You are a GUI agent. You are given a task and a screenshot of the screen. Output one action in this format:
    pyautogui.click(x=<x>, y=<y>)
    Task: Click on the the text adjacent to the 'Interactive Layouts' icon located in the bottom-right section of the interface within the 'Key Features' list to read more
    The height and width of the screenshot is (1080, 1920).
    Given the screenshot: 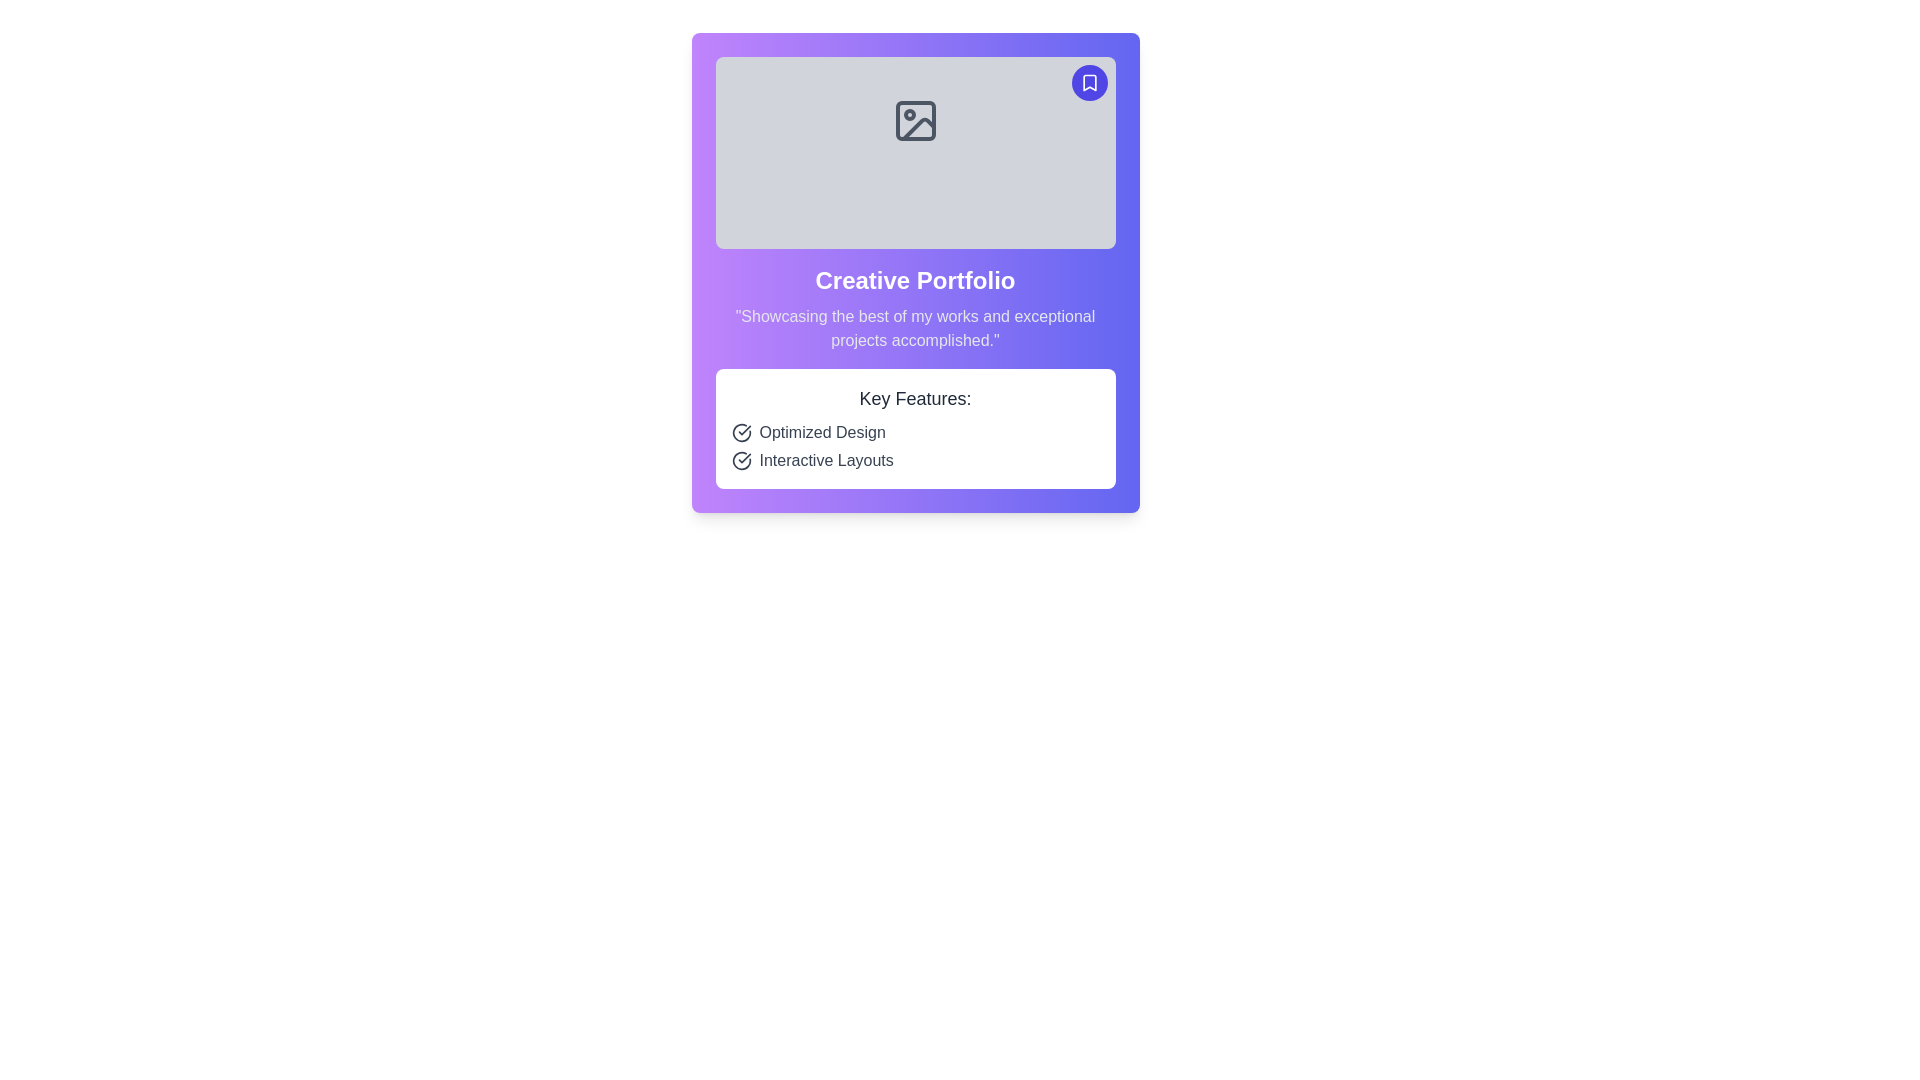 What is the action you would take?
    pyautogui.click(x=740, y=461)
    